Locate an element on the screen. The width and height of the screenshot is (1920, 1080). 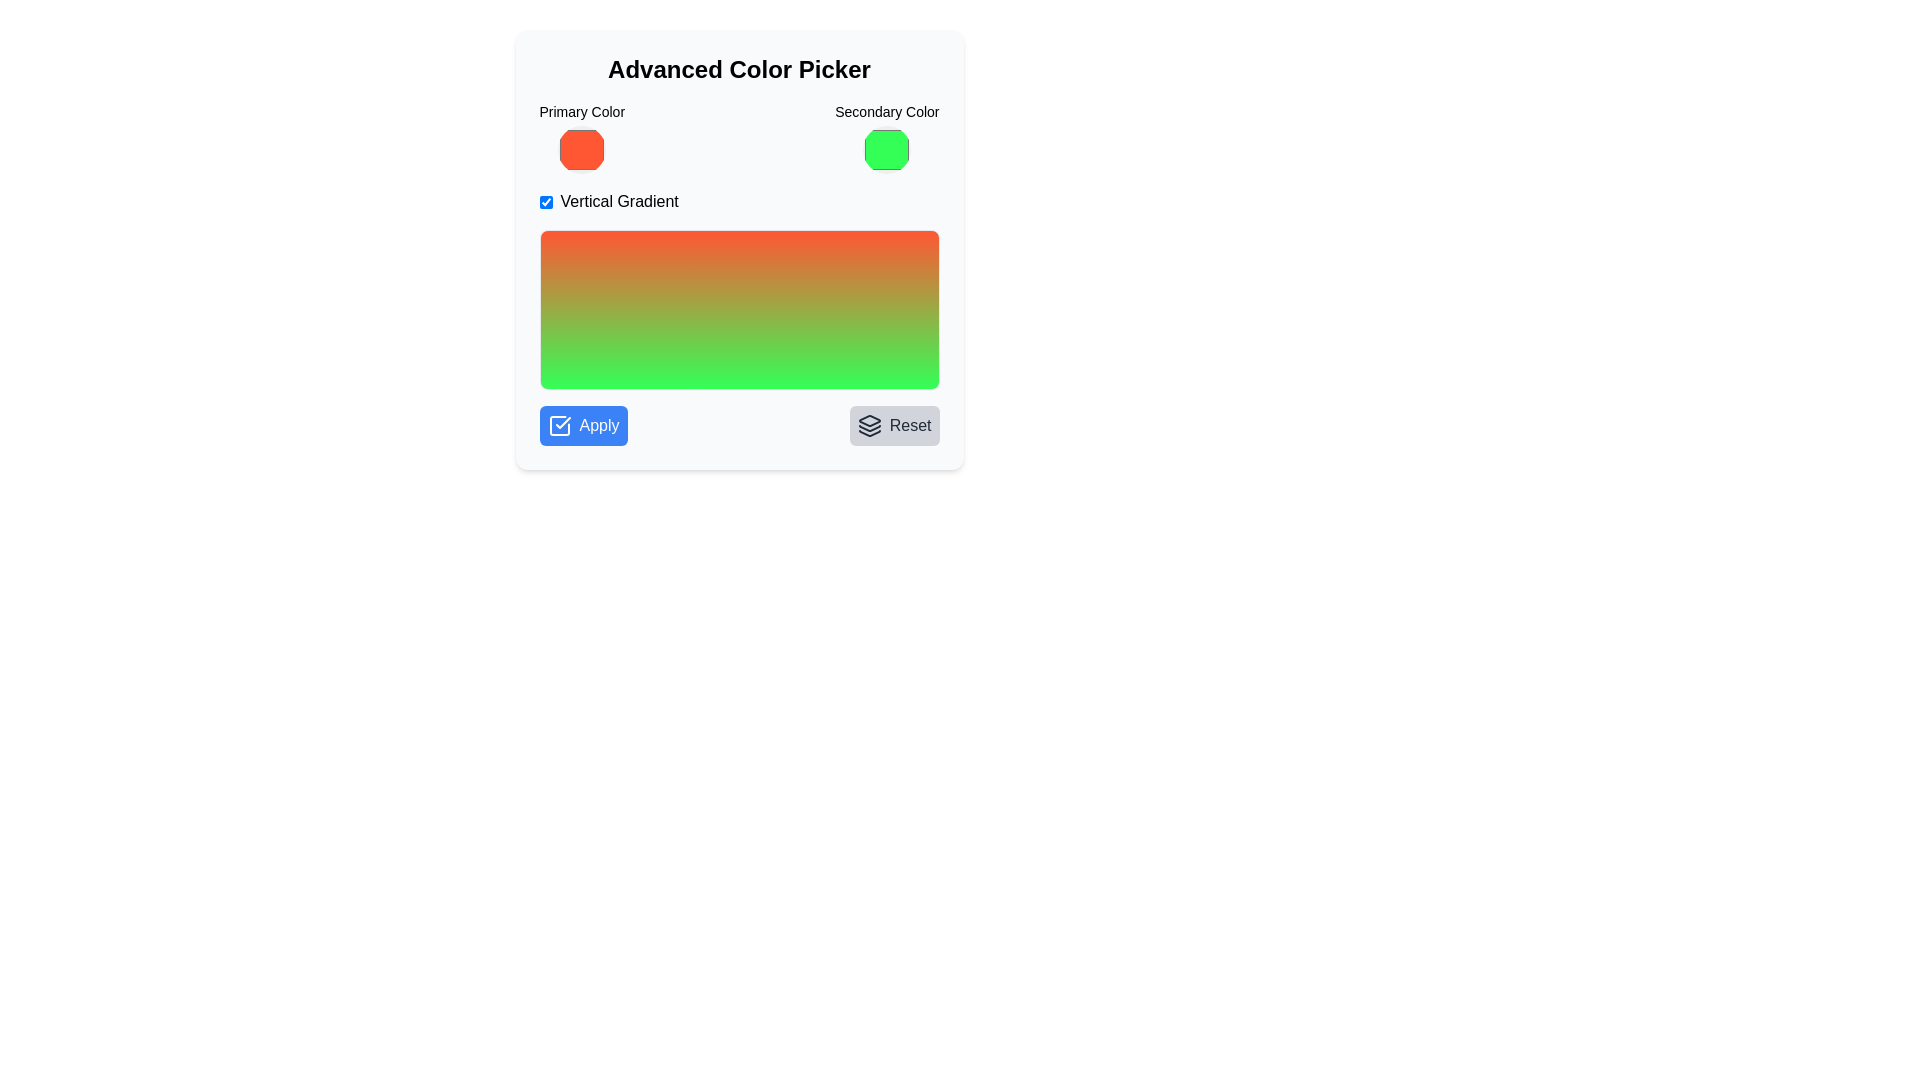
the Text label that indicates the function of the associated color selector, located at the top-left corner of the main color picker interface is located at coordinates (581, 111).